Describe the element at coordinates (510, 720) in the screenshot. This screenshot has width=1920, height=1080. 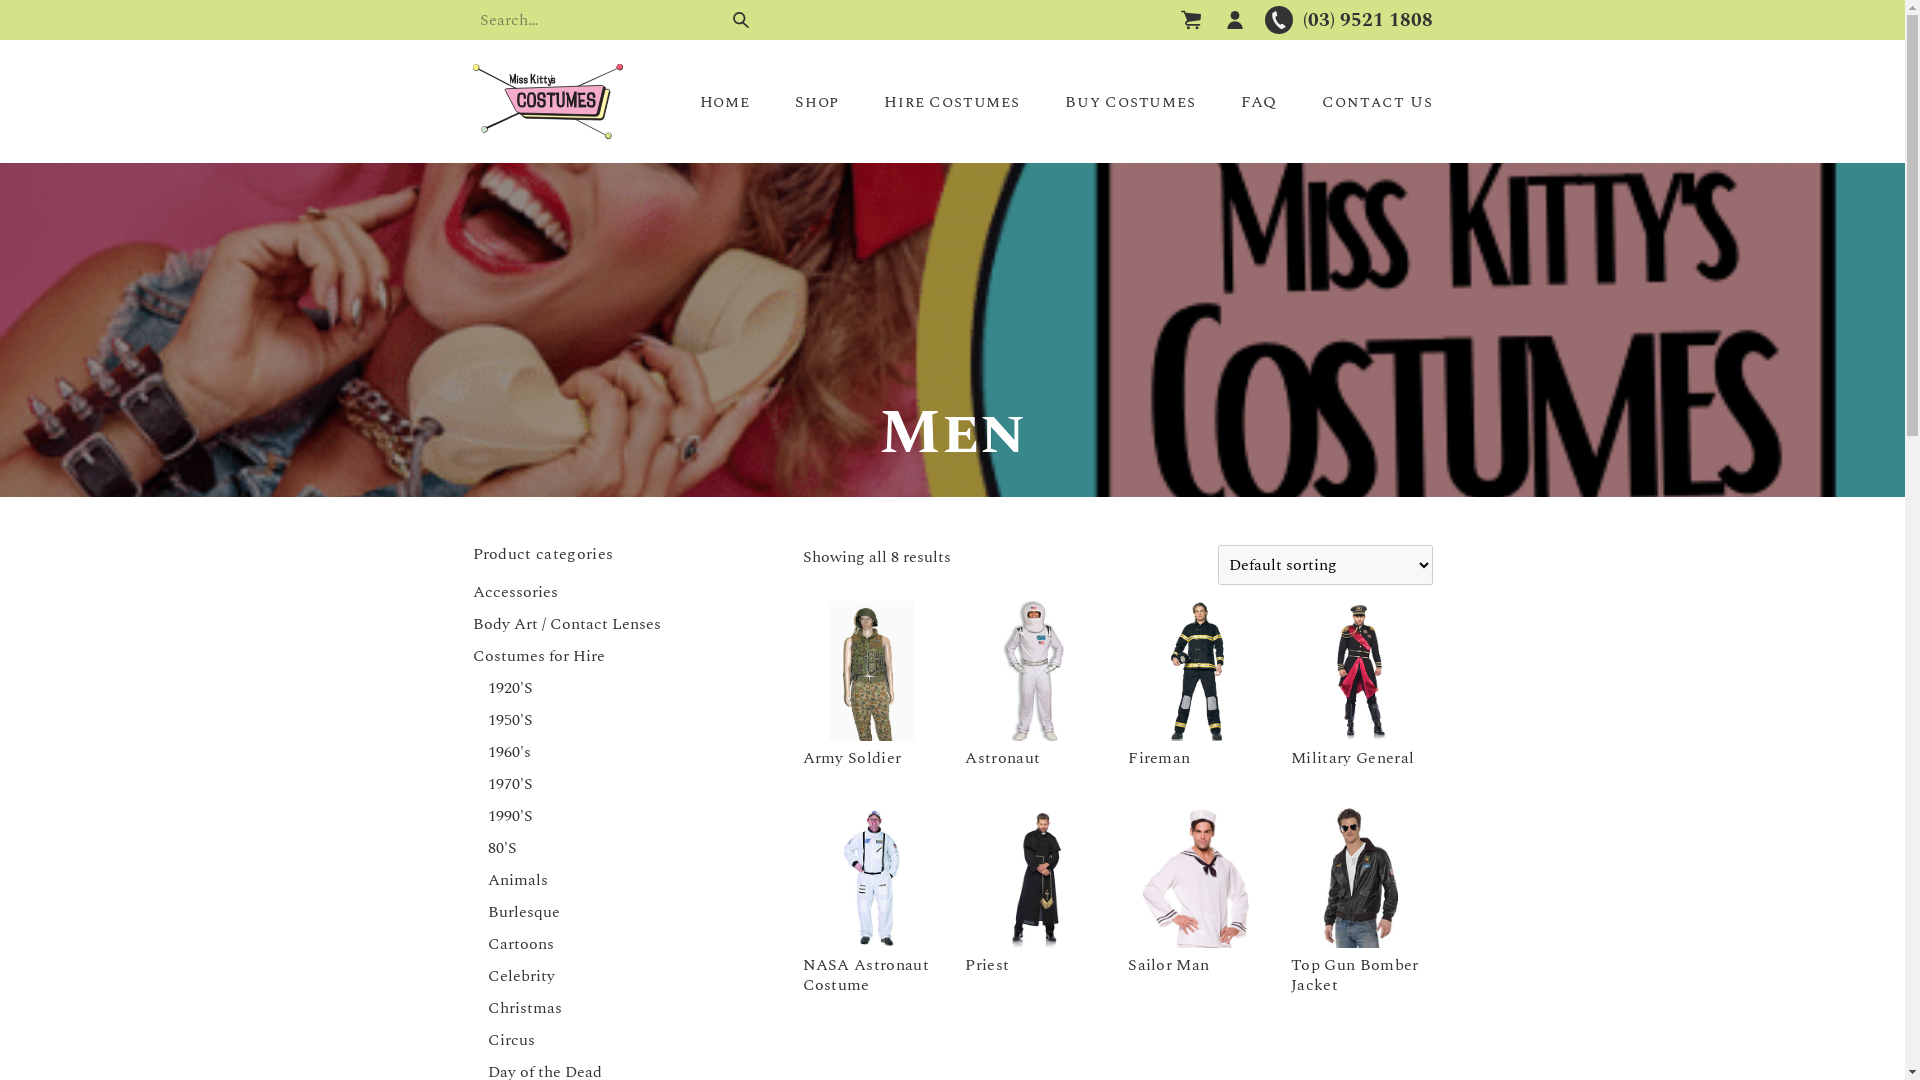
I see `'1950'S'` at that location.